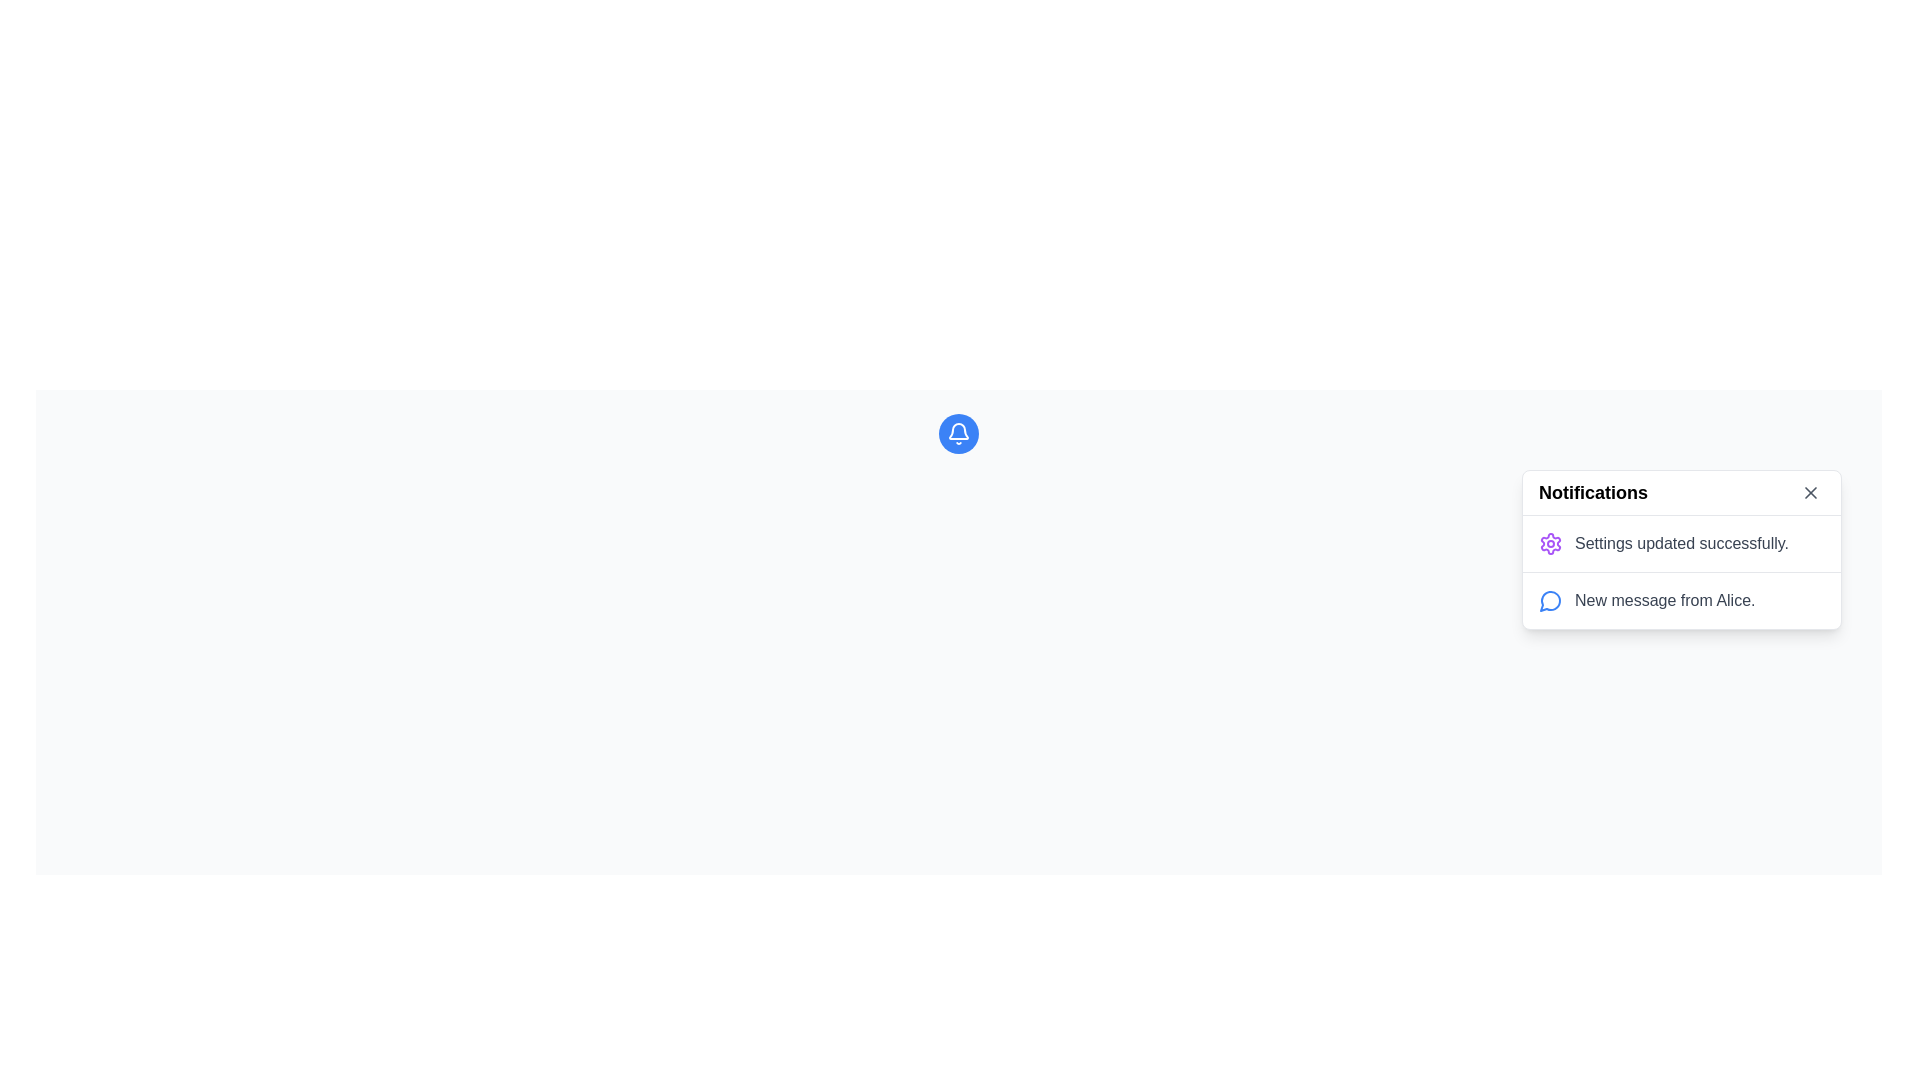 The image size is (1920, 1080). I want to click on the notification button with a bell icon, so click(958, 433).